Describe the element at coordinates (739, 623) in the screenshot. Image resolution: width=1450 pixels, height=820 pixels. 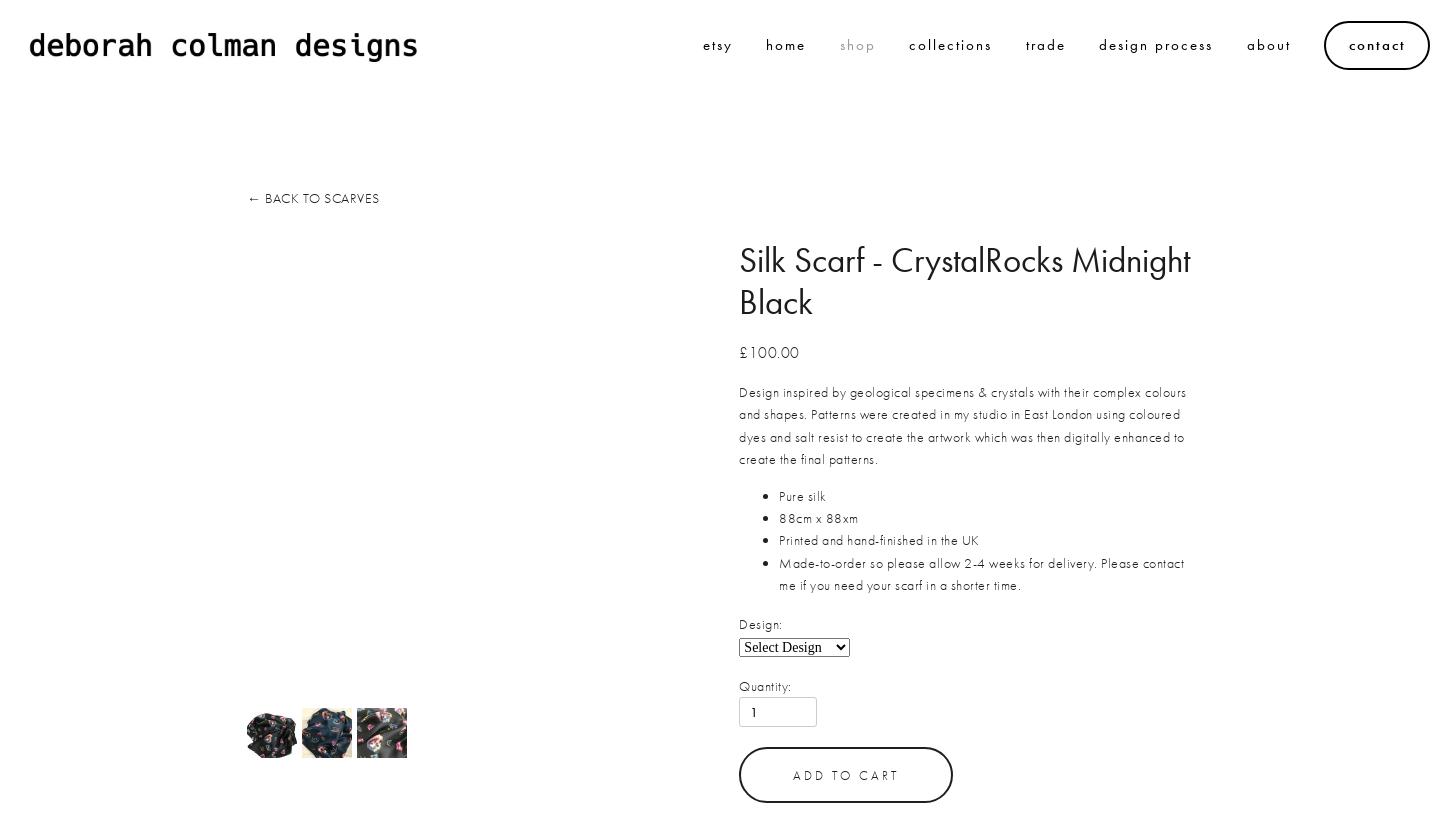
I see `'Design:'` at that location.